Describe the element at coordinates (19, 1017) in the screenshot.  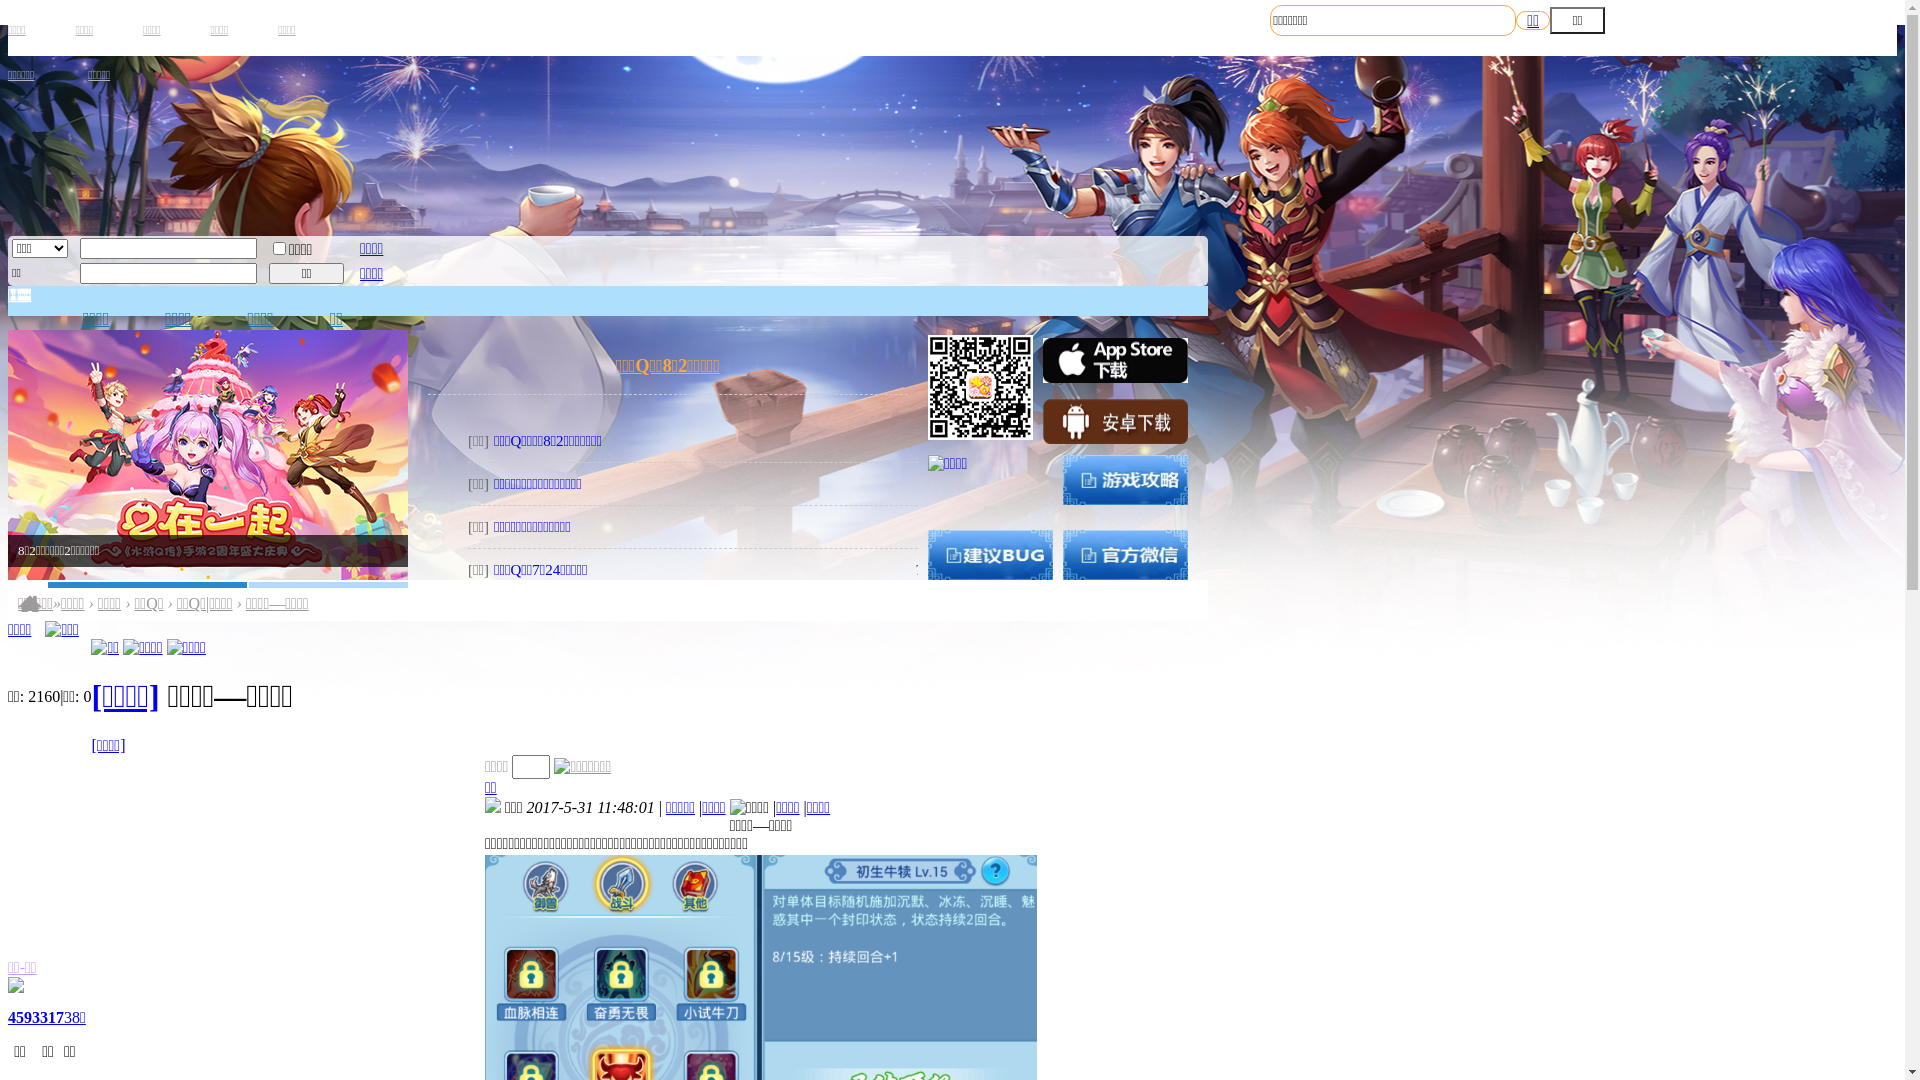
I see `'459'` at that location.